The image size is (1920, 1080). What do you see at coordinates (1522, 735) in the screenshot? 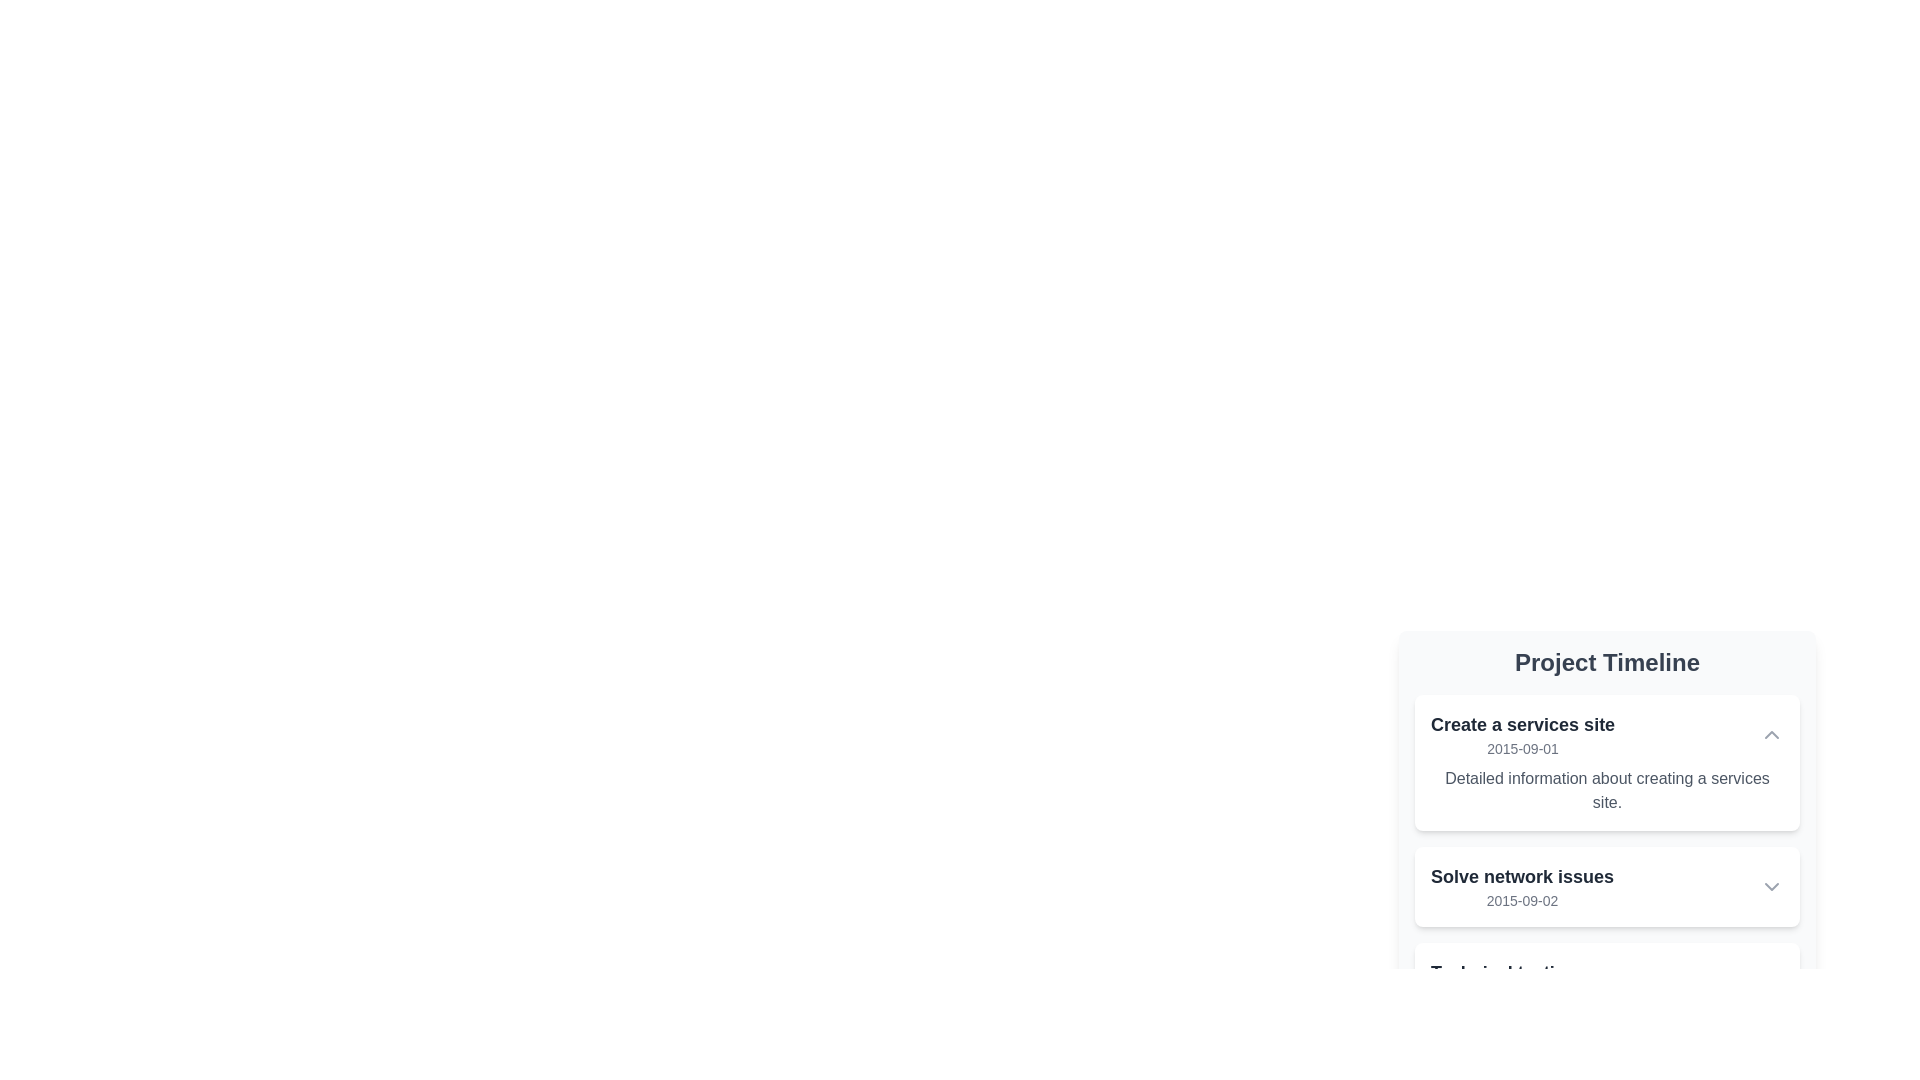
I see `the List item header displaying 'Create a services site'` at bounding box center [1522, 735].